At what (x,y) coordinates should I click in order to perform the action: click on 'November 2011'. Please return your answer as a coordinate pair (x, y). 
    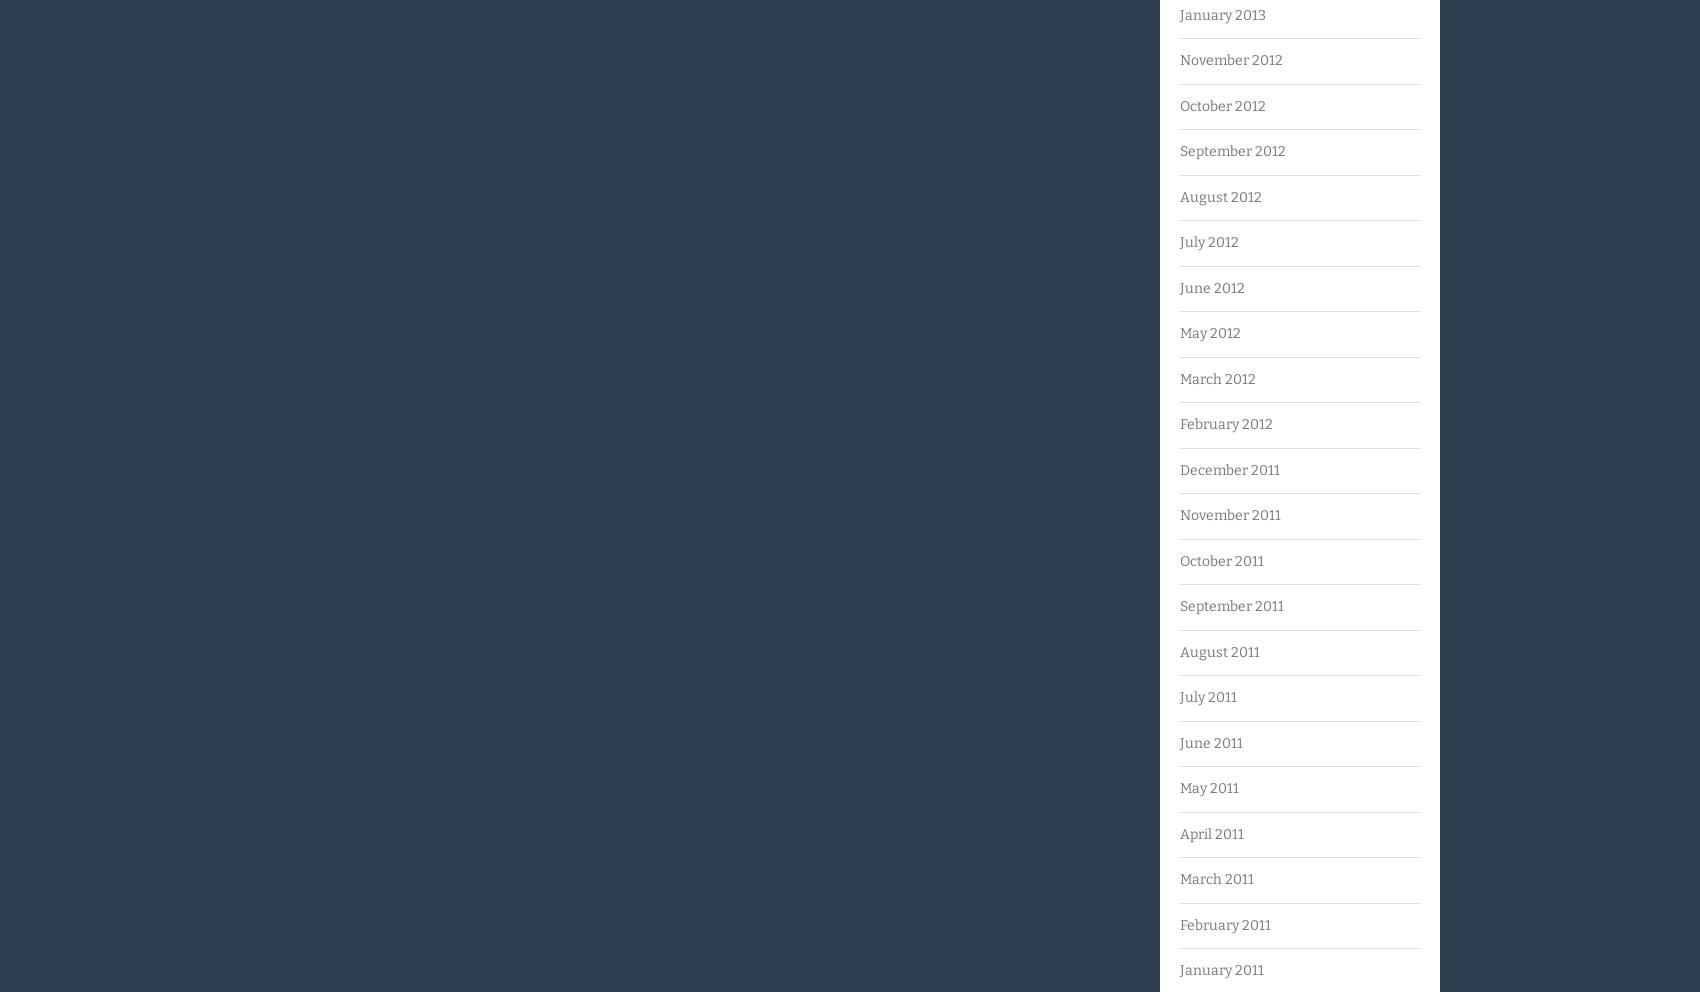
    Looking at the image, I should click on (1229, 514).